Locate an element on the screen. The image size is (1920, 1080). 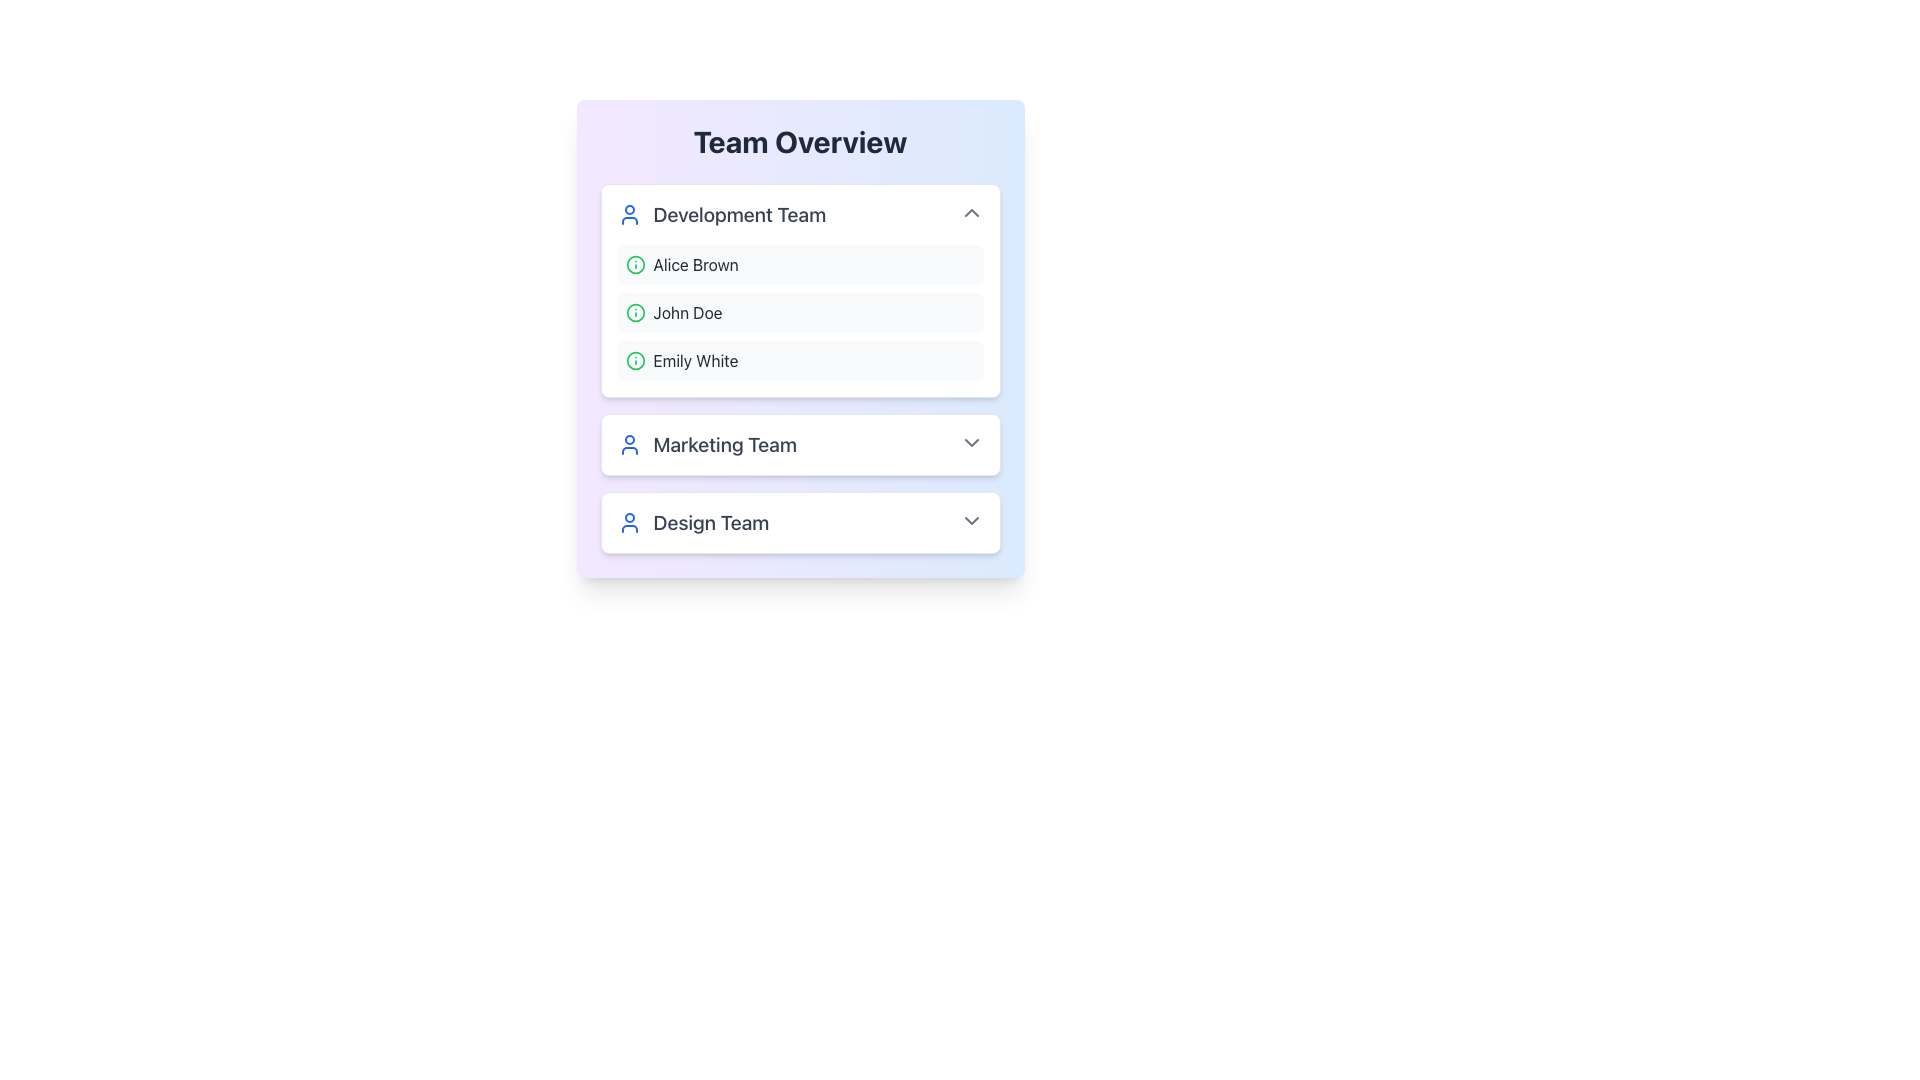
the upward-pointing chevron icon button located in the upper-right corner of the 'Development Team' section to emphasize the control is located at coordinates (971, 212).